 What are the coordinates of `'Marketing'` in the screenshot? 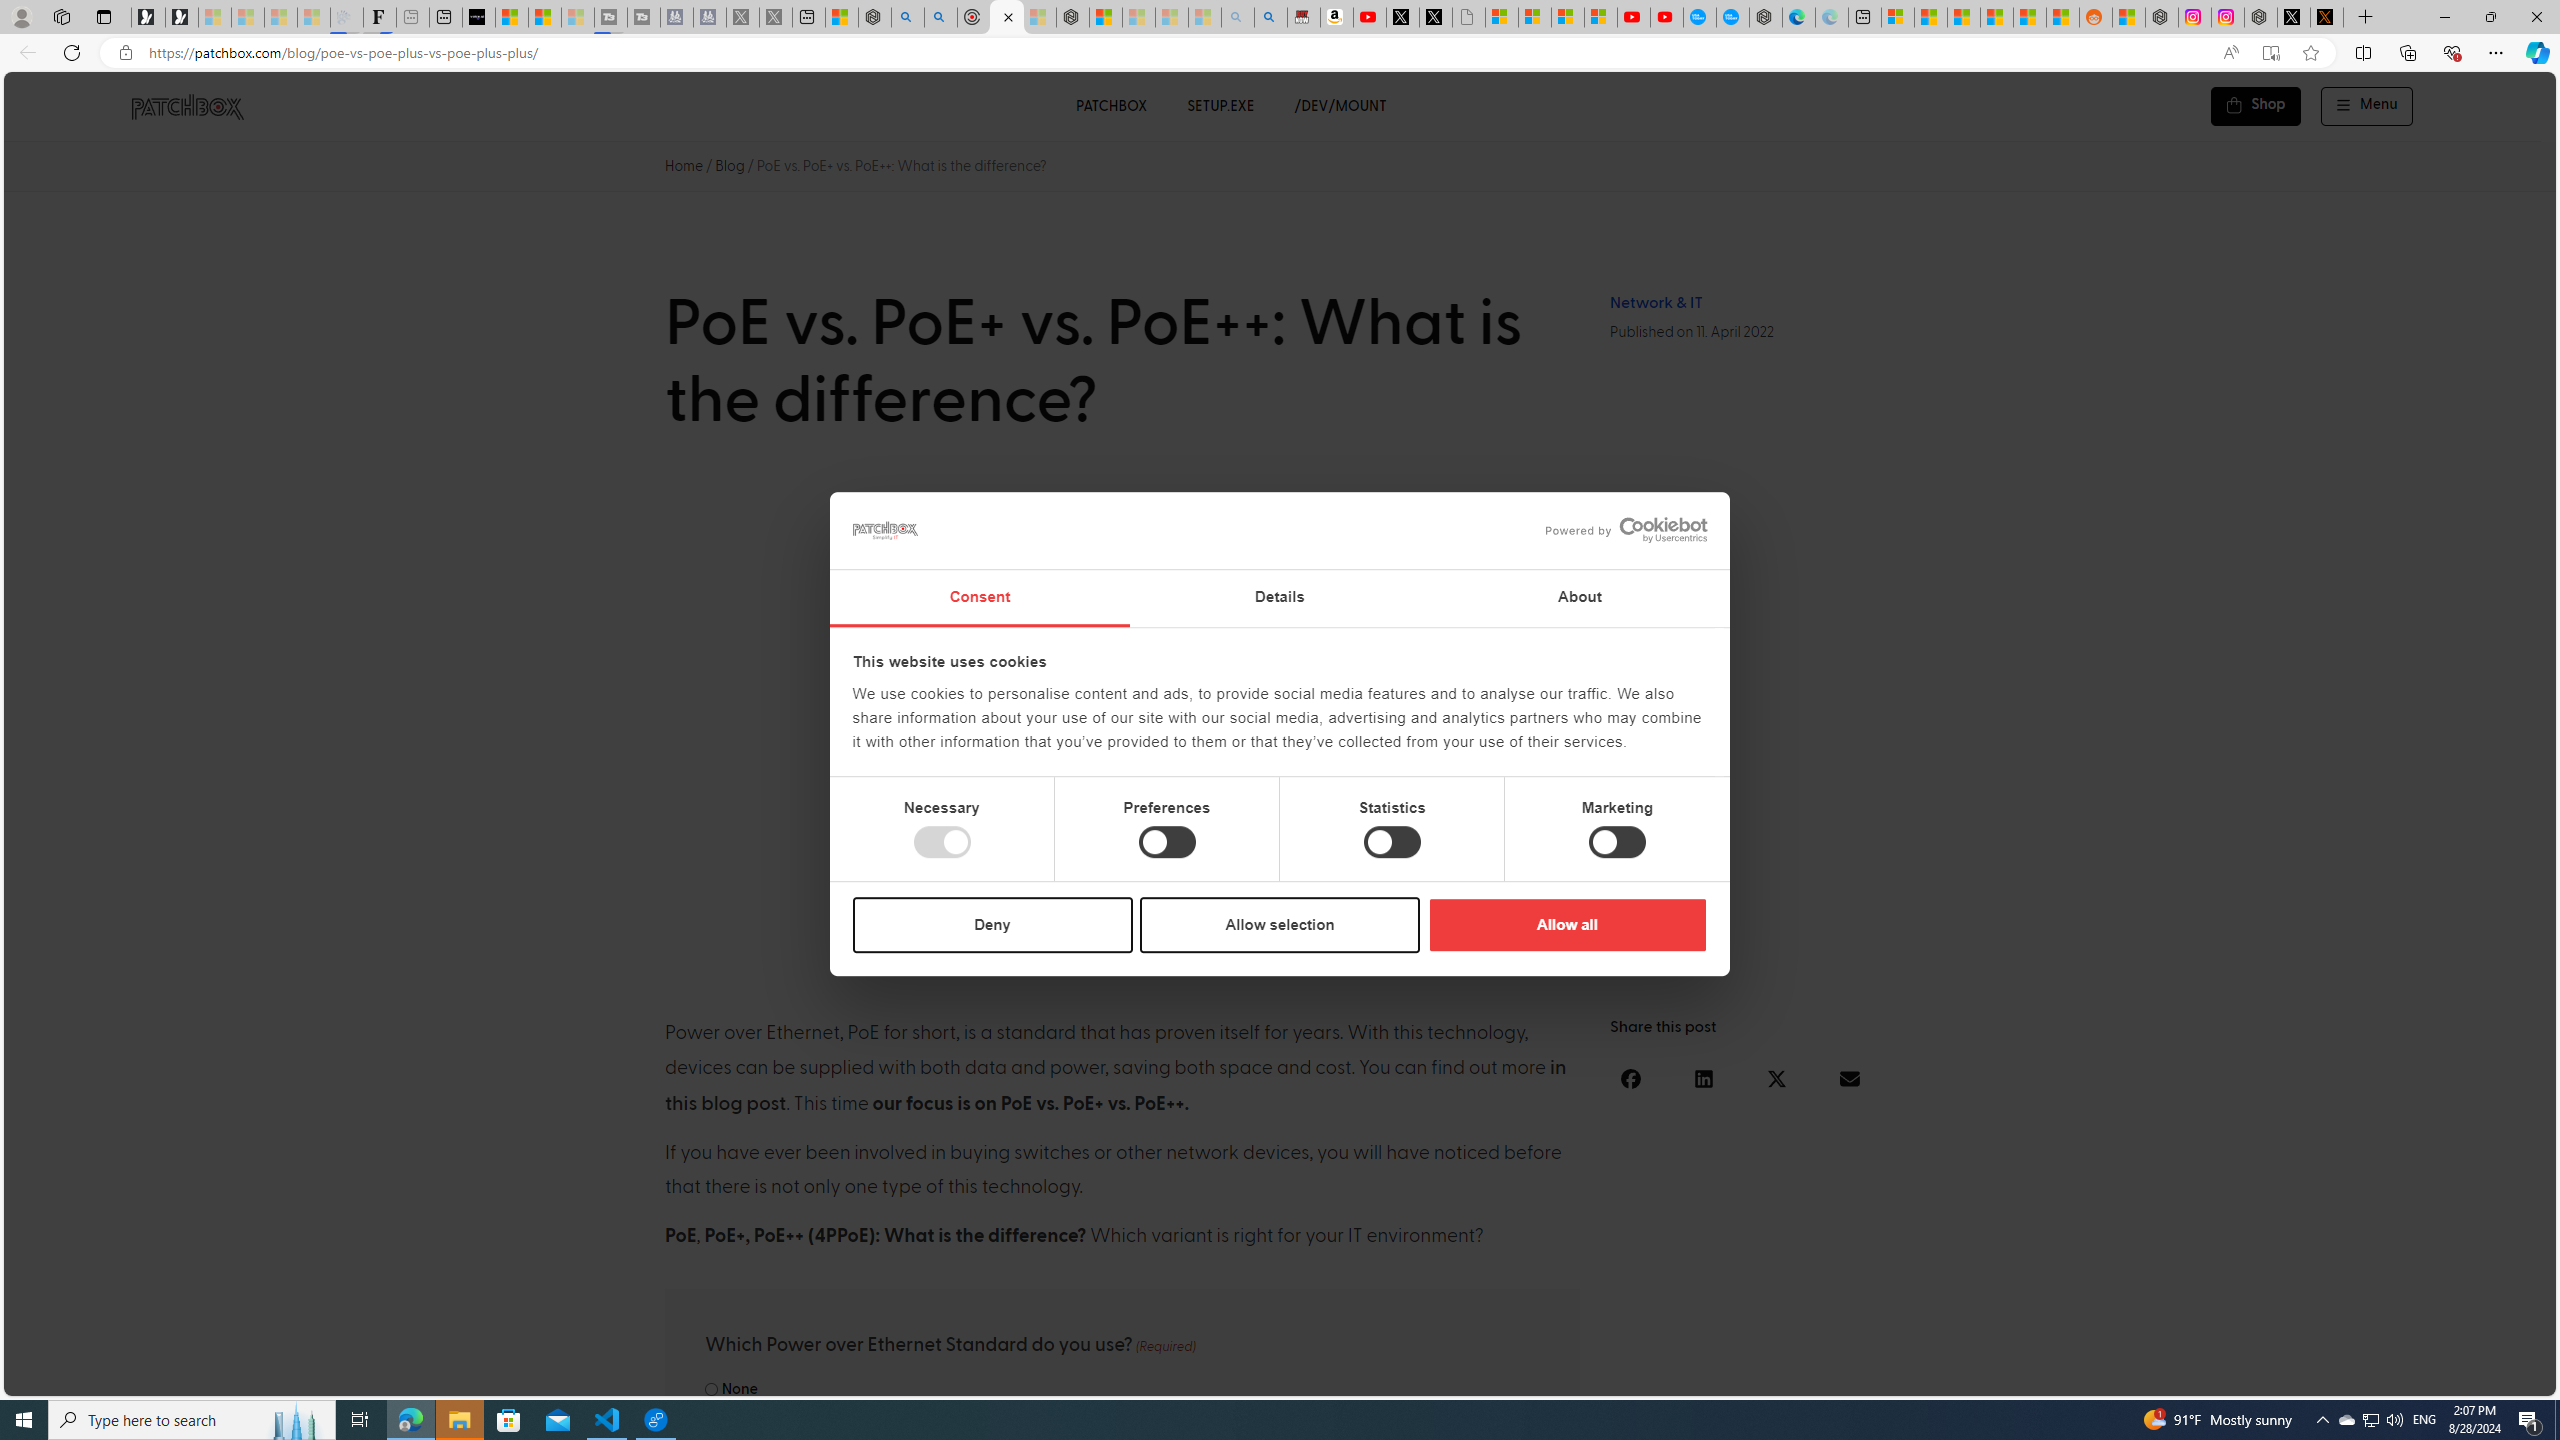 It's located at (1617, 842).